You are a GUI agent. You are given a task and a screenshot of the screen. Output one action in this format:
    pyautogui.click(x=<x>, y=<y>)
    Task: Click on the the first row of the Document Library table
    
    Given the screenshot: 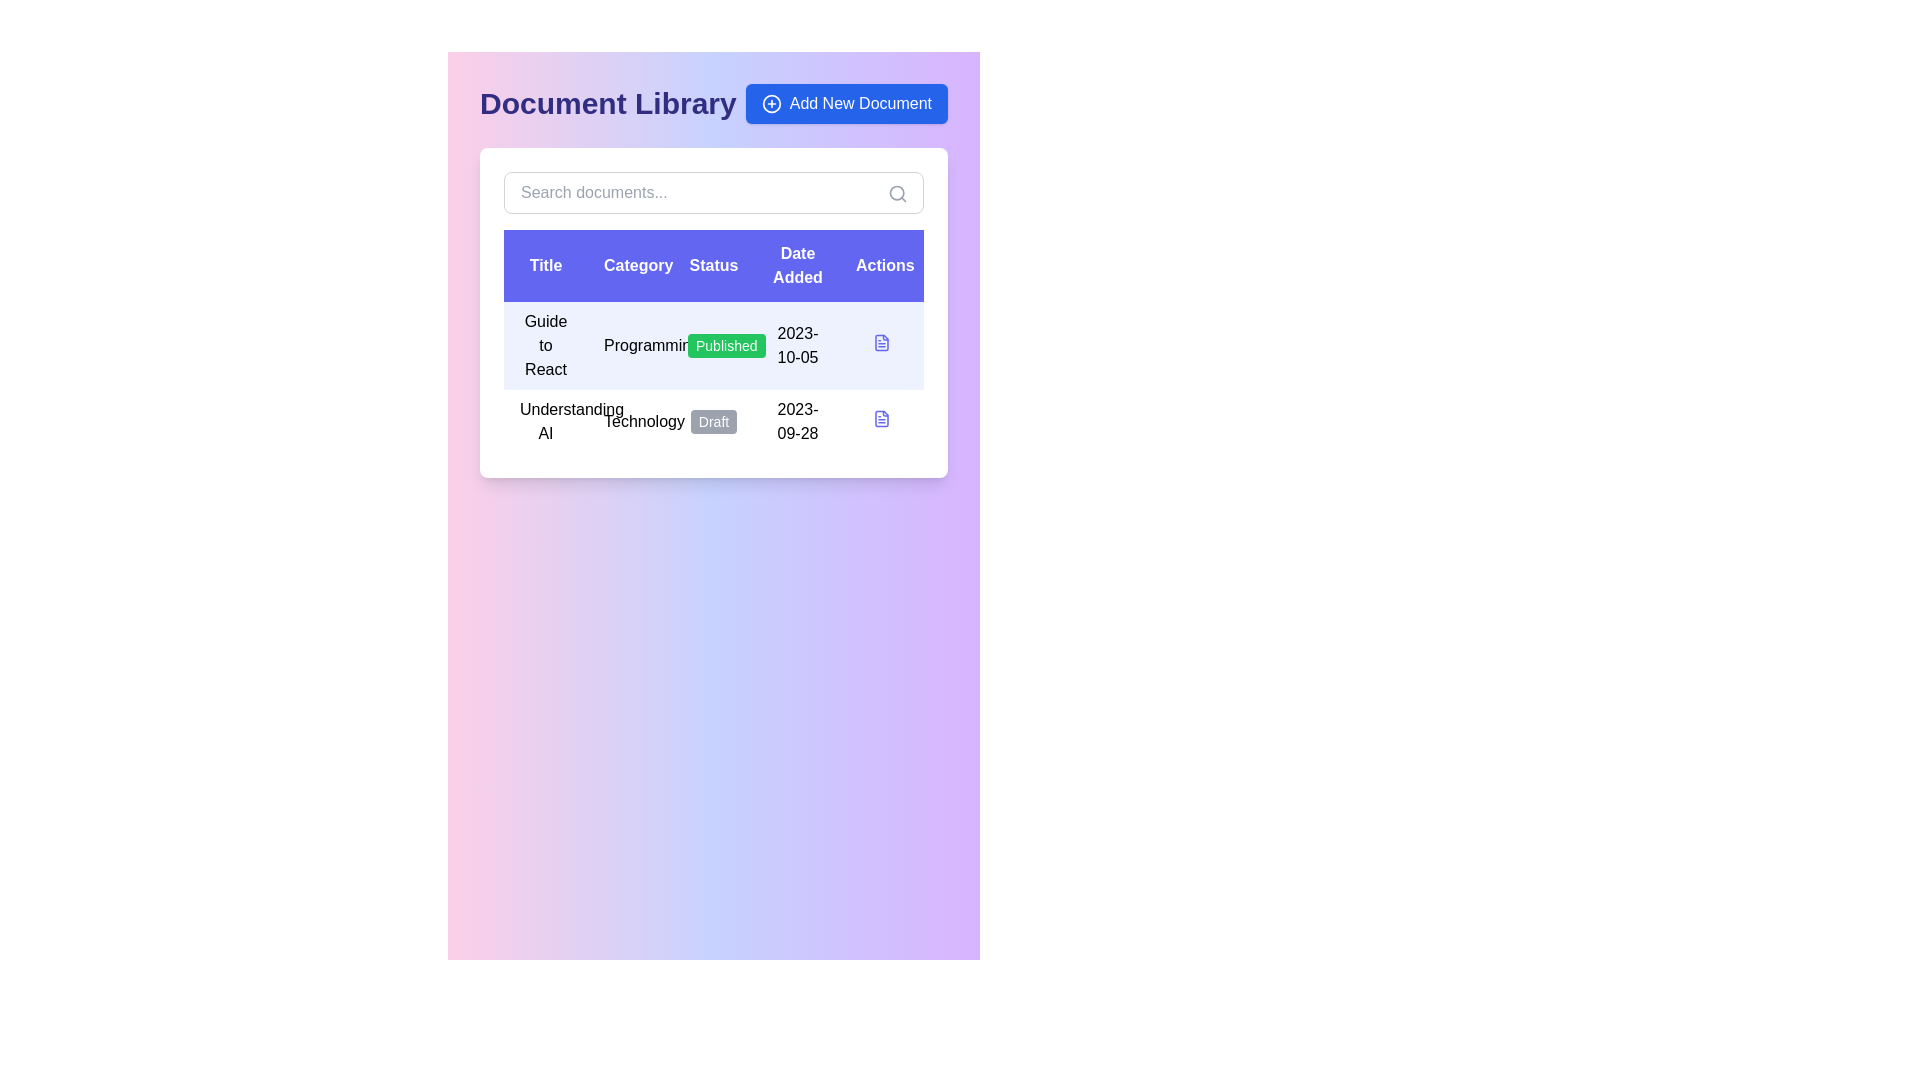 What is the action you would take?
    pyautogui.click(x=714, y=345)
    